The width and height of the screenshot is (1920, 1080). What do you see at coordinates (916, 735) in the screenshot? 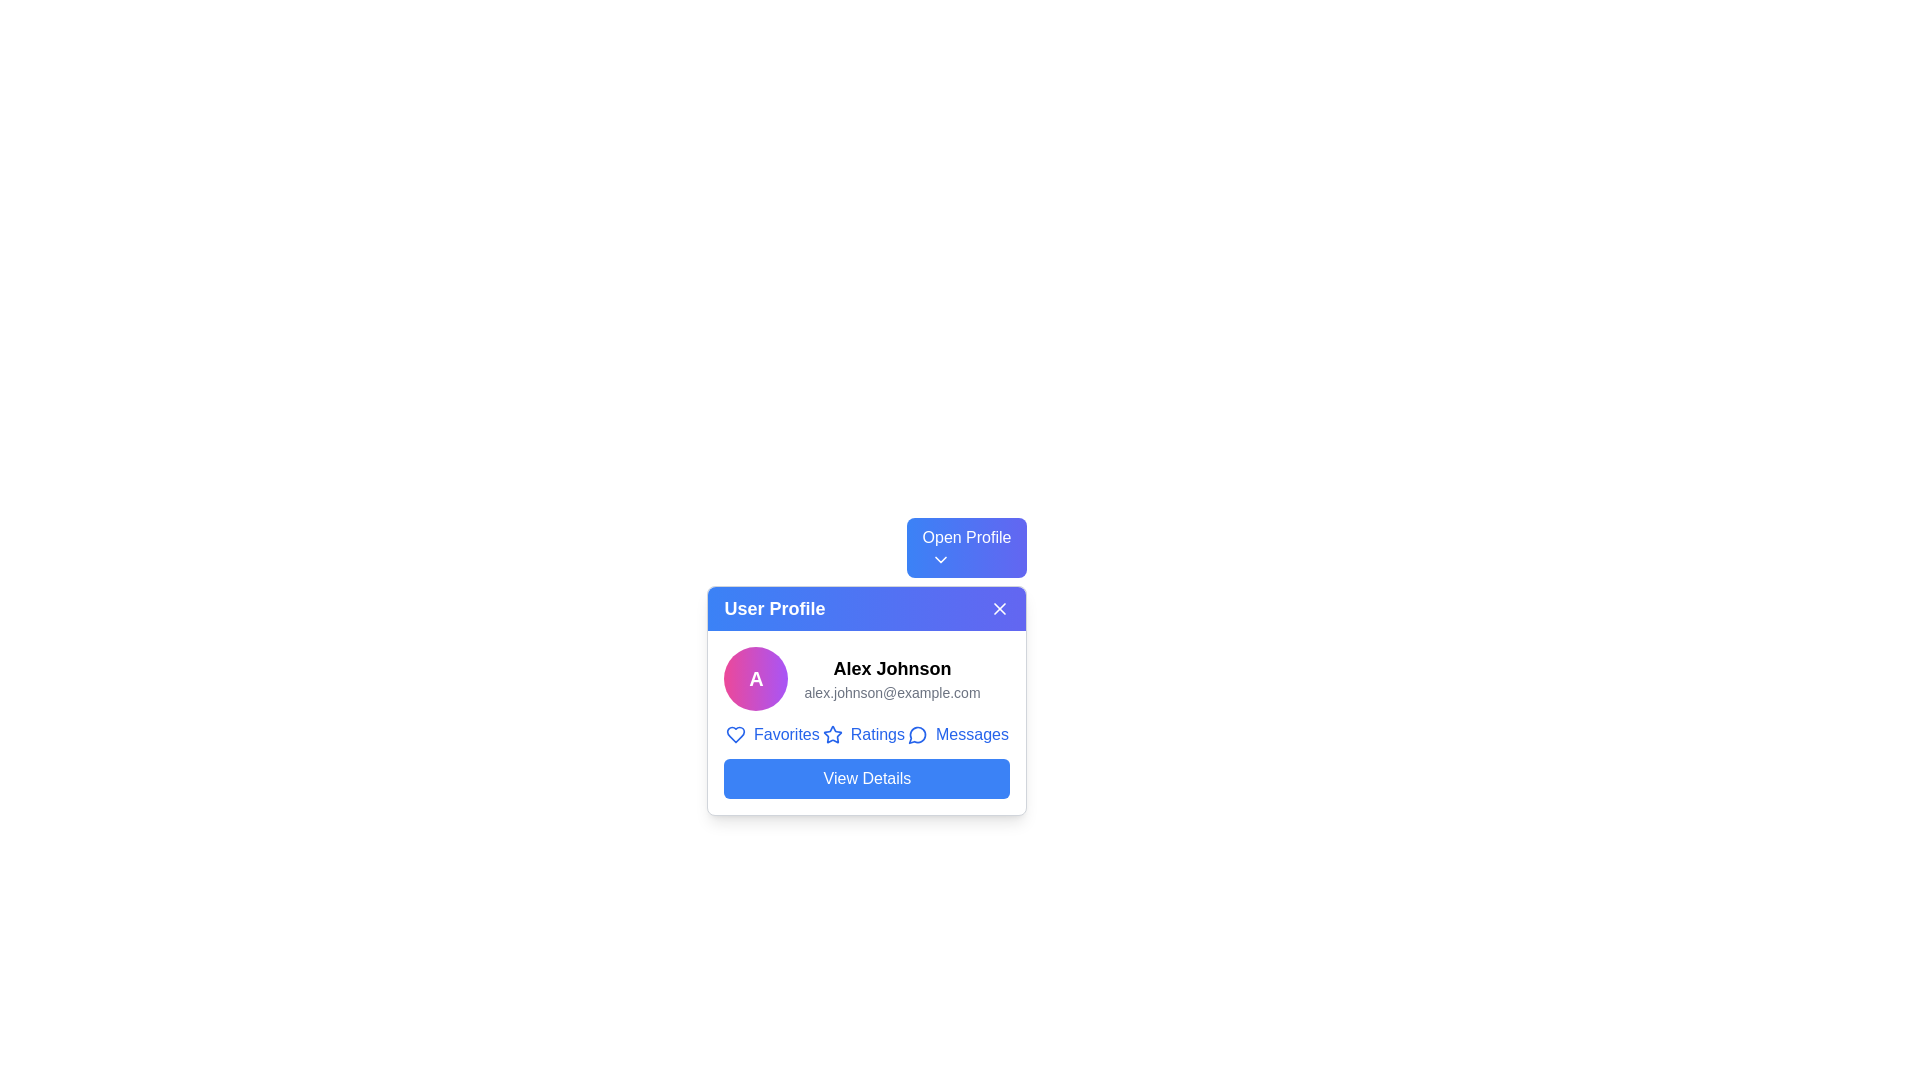
I see `the speech bubble-like icon with a blue stroke and white background, located beneath the user profile section, to the right of the star icon and left of the 'Messages' text` at bounding box center [916, 735].